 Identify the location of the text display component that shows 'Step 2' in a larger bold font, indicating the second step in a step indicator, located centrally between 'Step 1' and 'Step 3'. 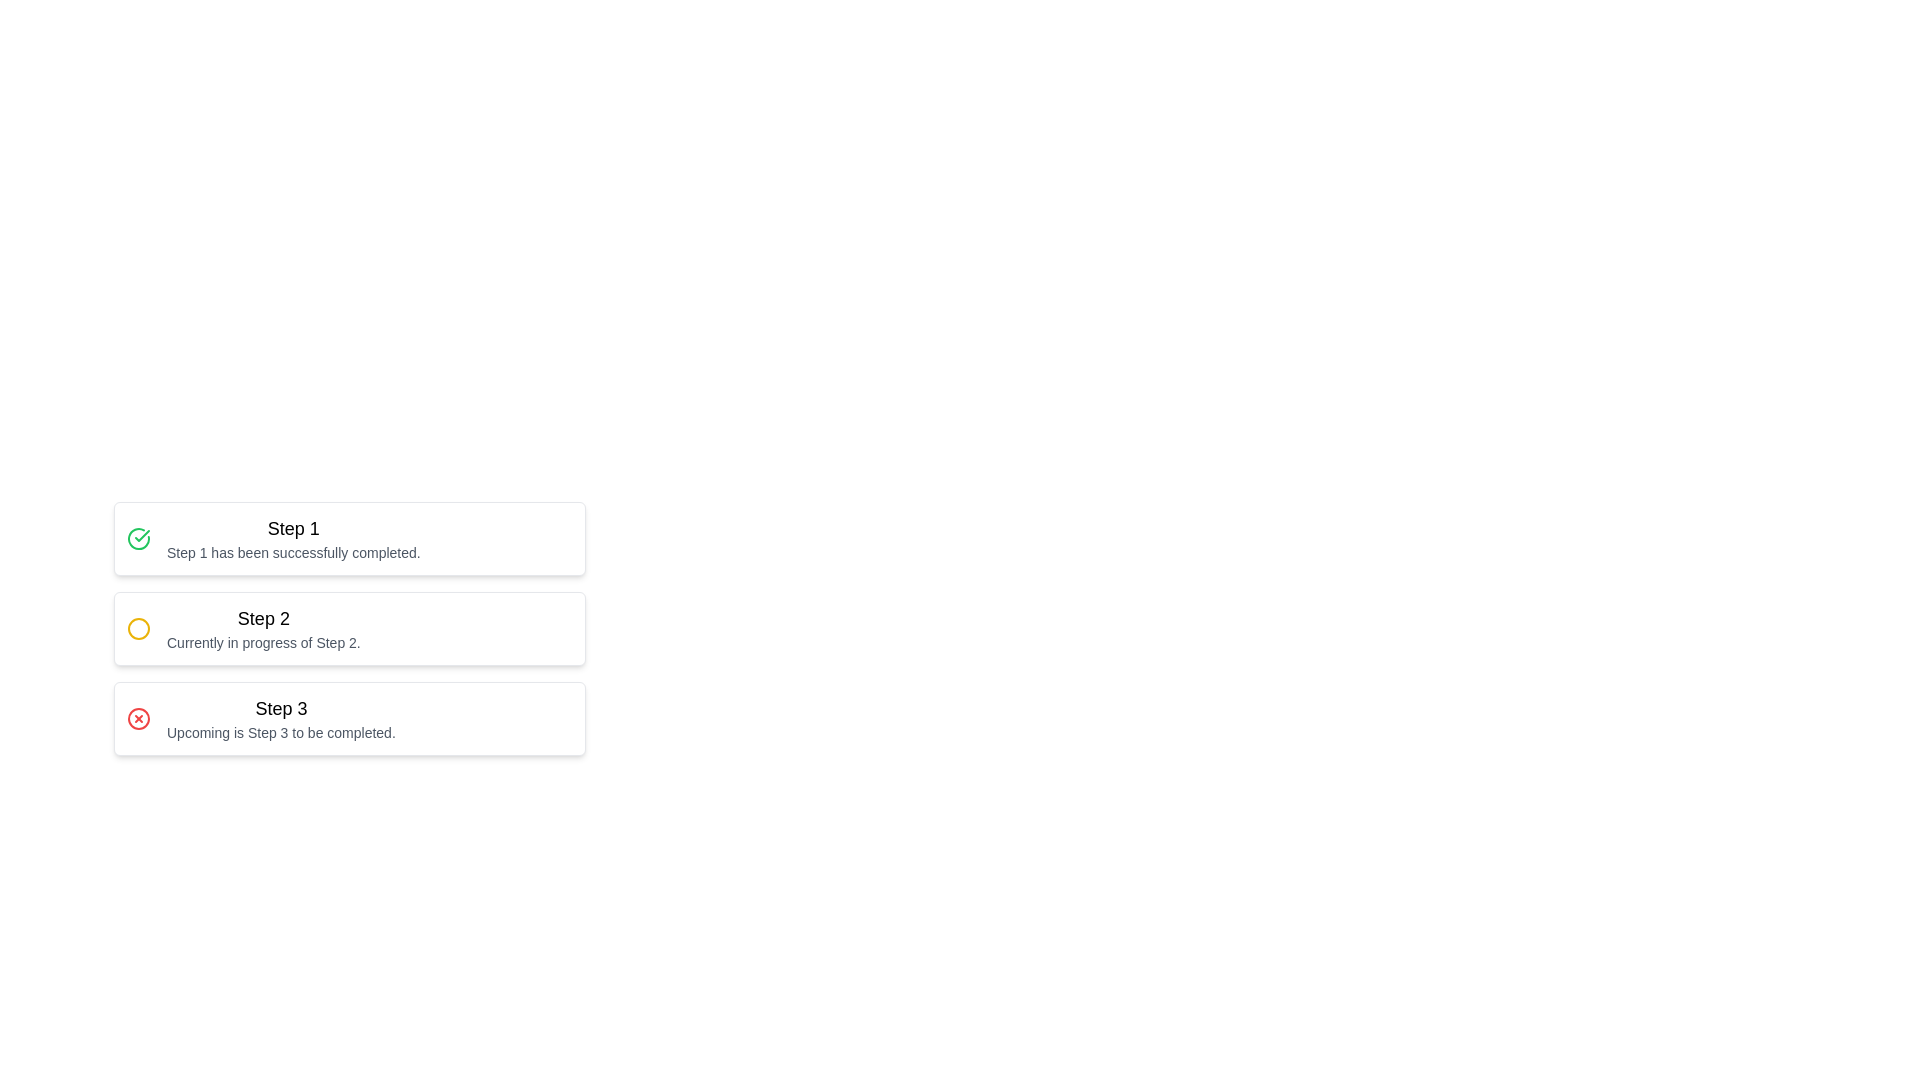
(262, 627).